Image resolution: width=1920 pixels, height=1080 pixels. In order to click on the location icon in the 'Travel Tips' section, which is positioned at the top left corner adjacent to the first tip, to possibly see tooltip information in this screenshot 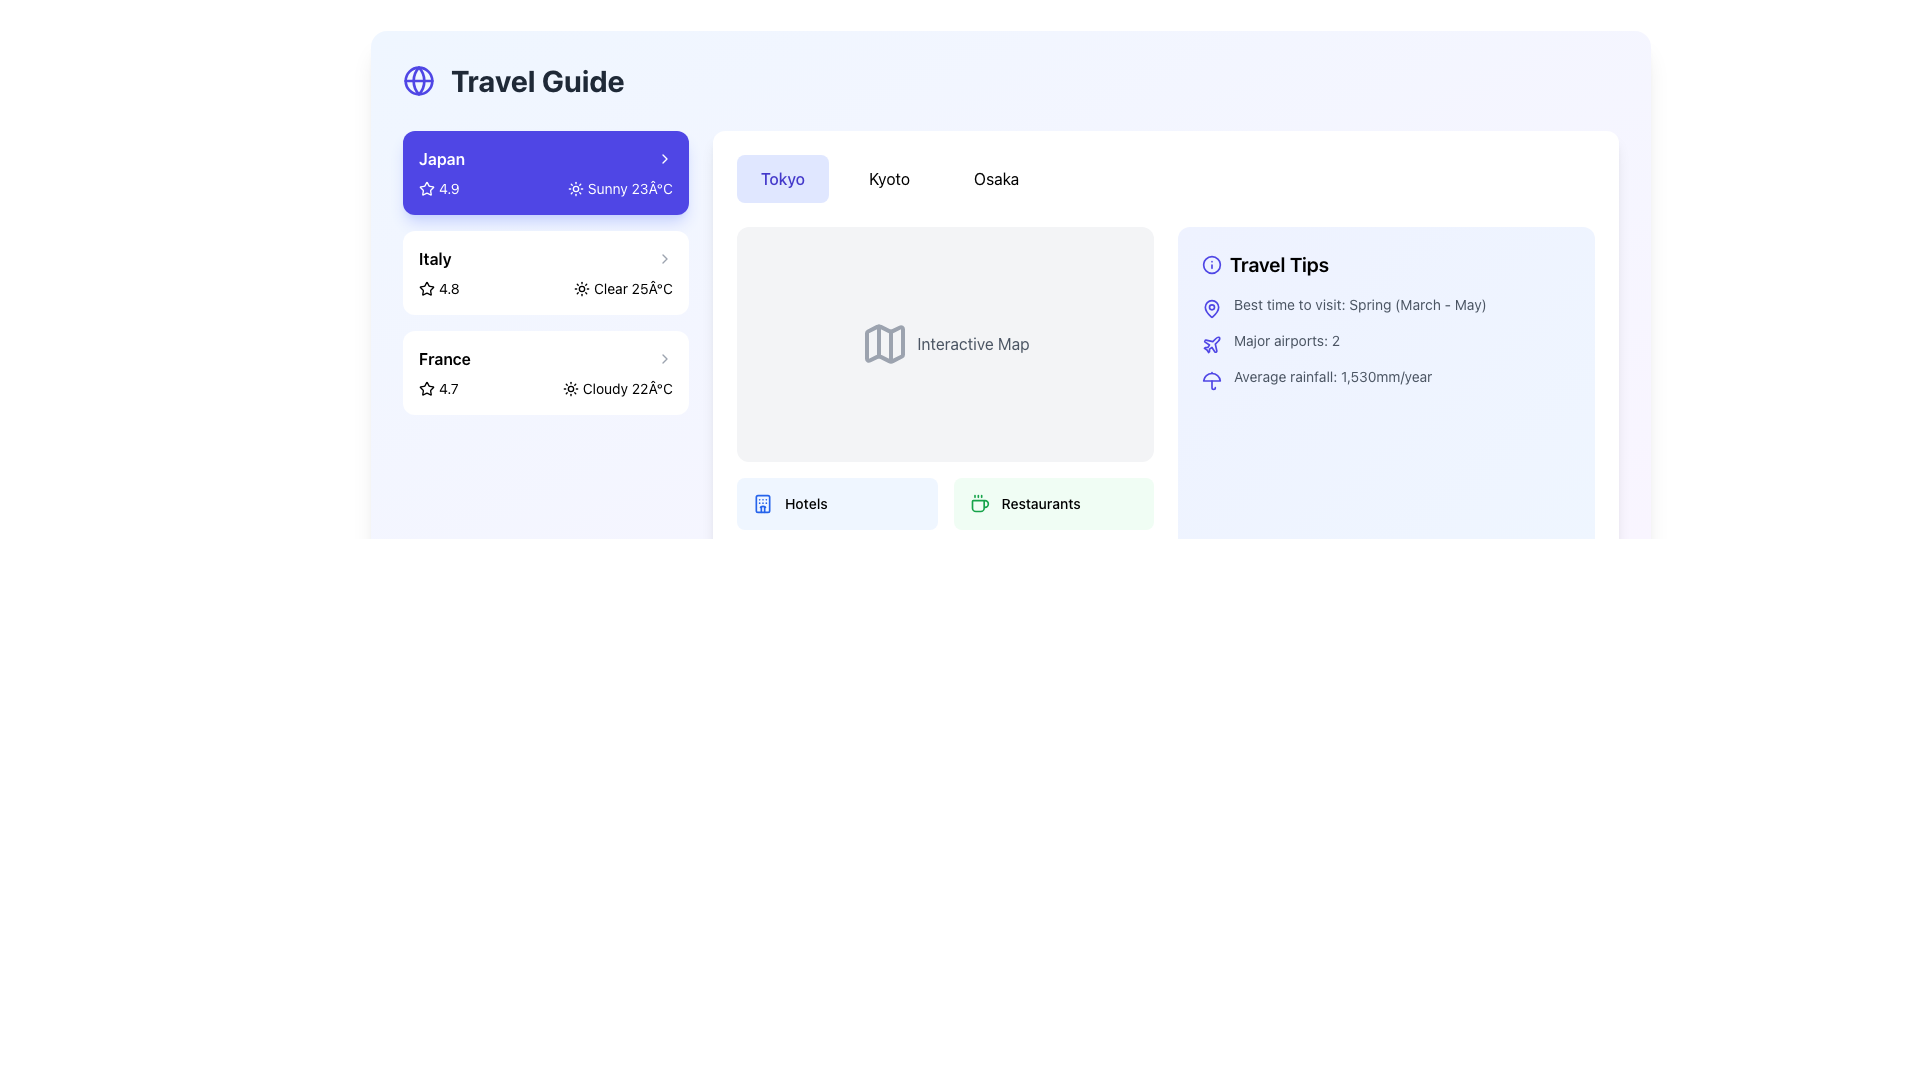, I will do `click(1210, 308)`.